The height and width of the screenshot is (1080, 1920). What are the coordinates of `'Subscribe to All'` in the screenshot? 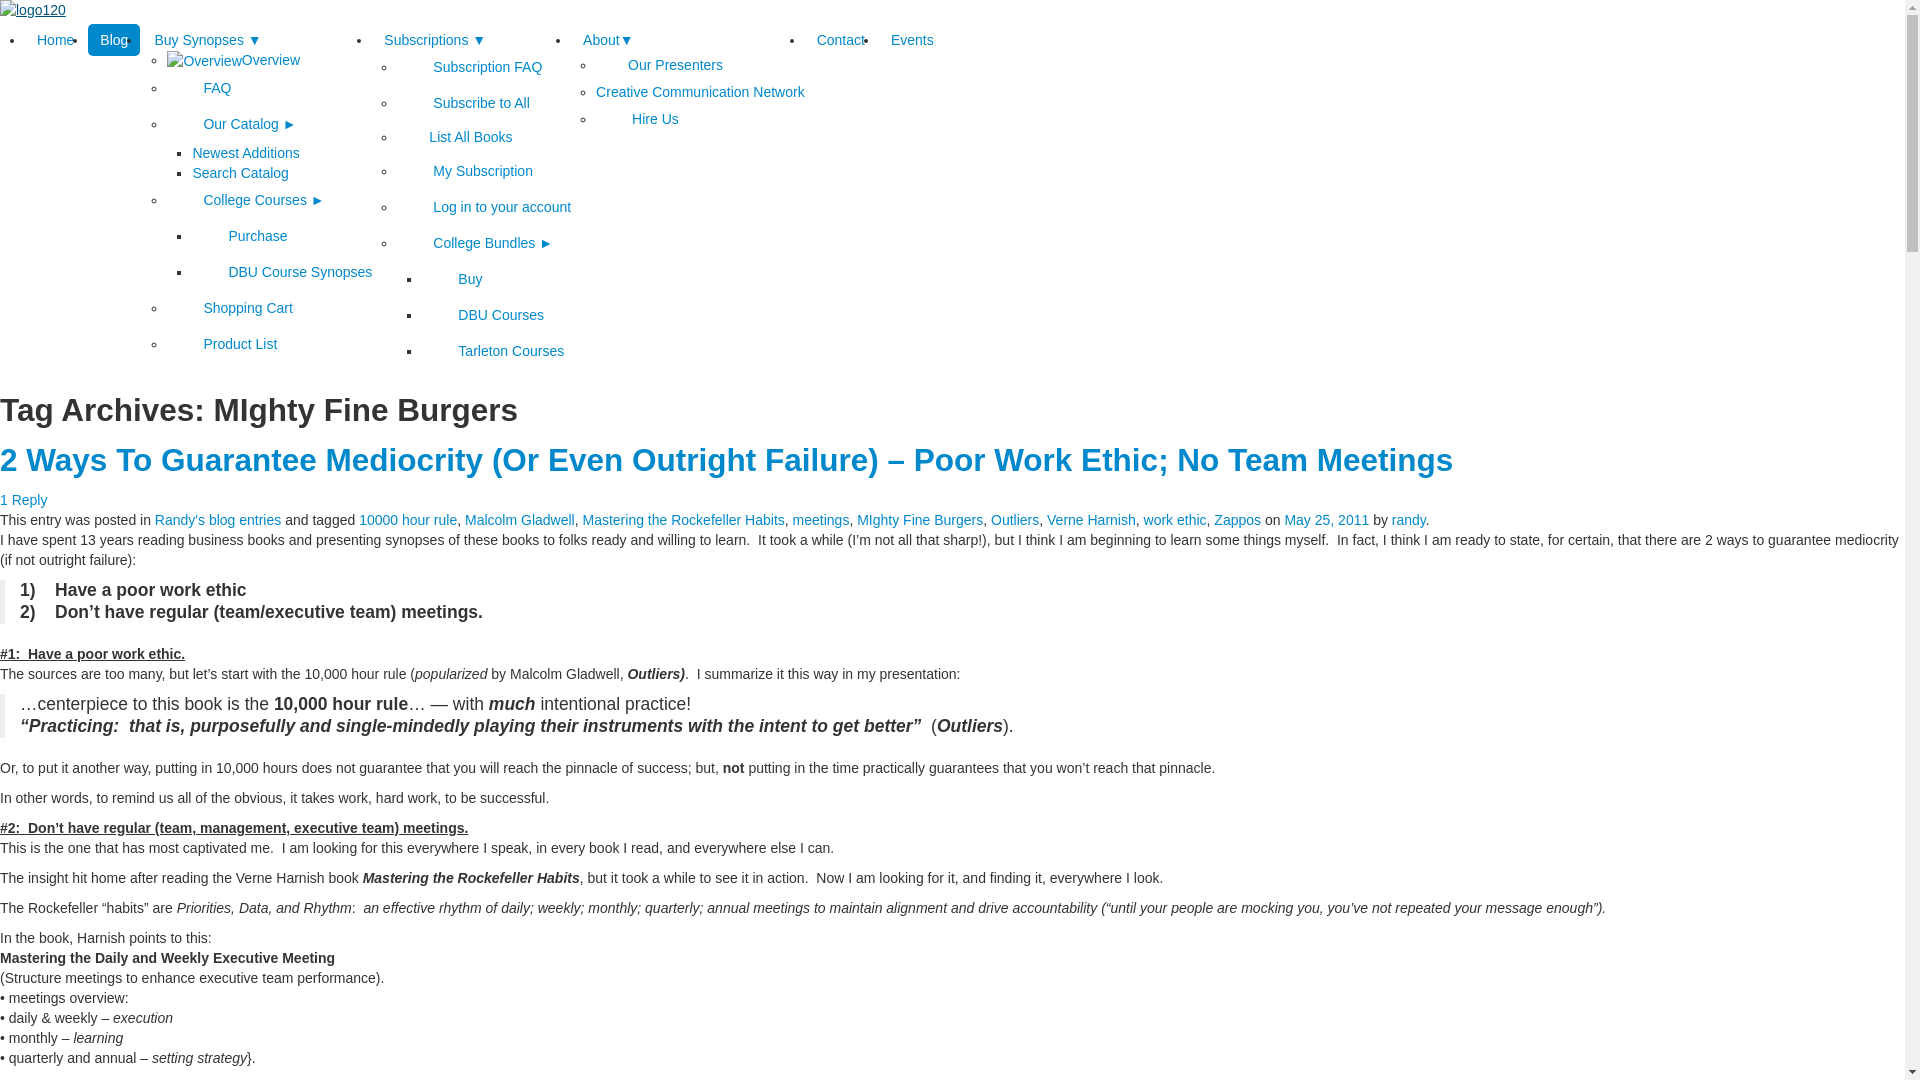 It's located at (462, 103).